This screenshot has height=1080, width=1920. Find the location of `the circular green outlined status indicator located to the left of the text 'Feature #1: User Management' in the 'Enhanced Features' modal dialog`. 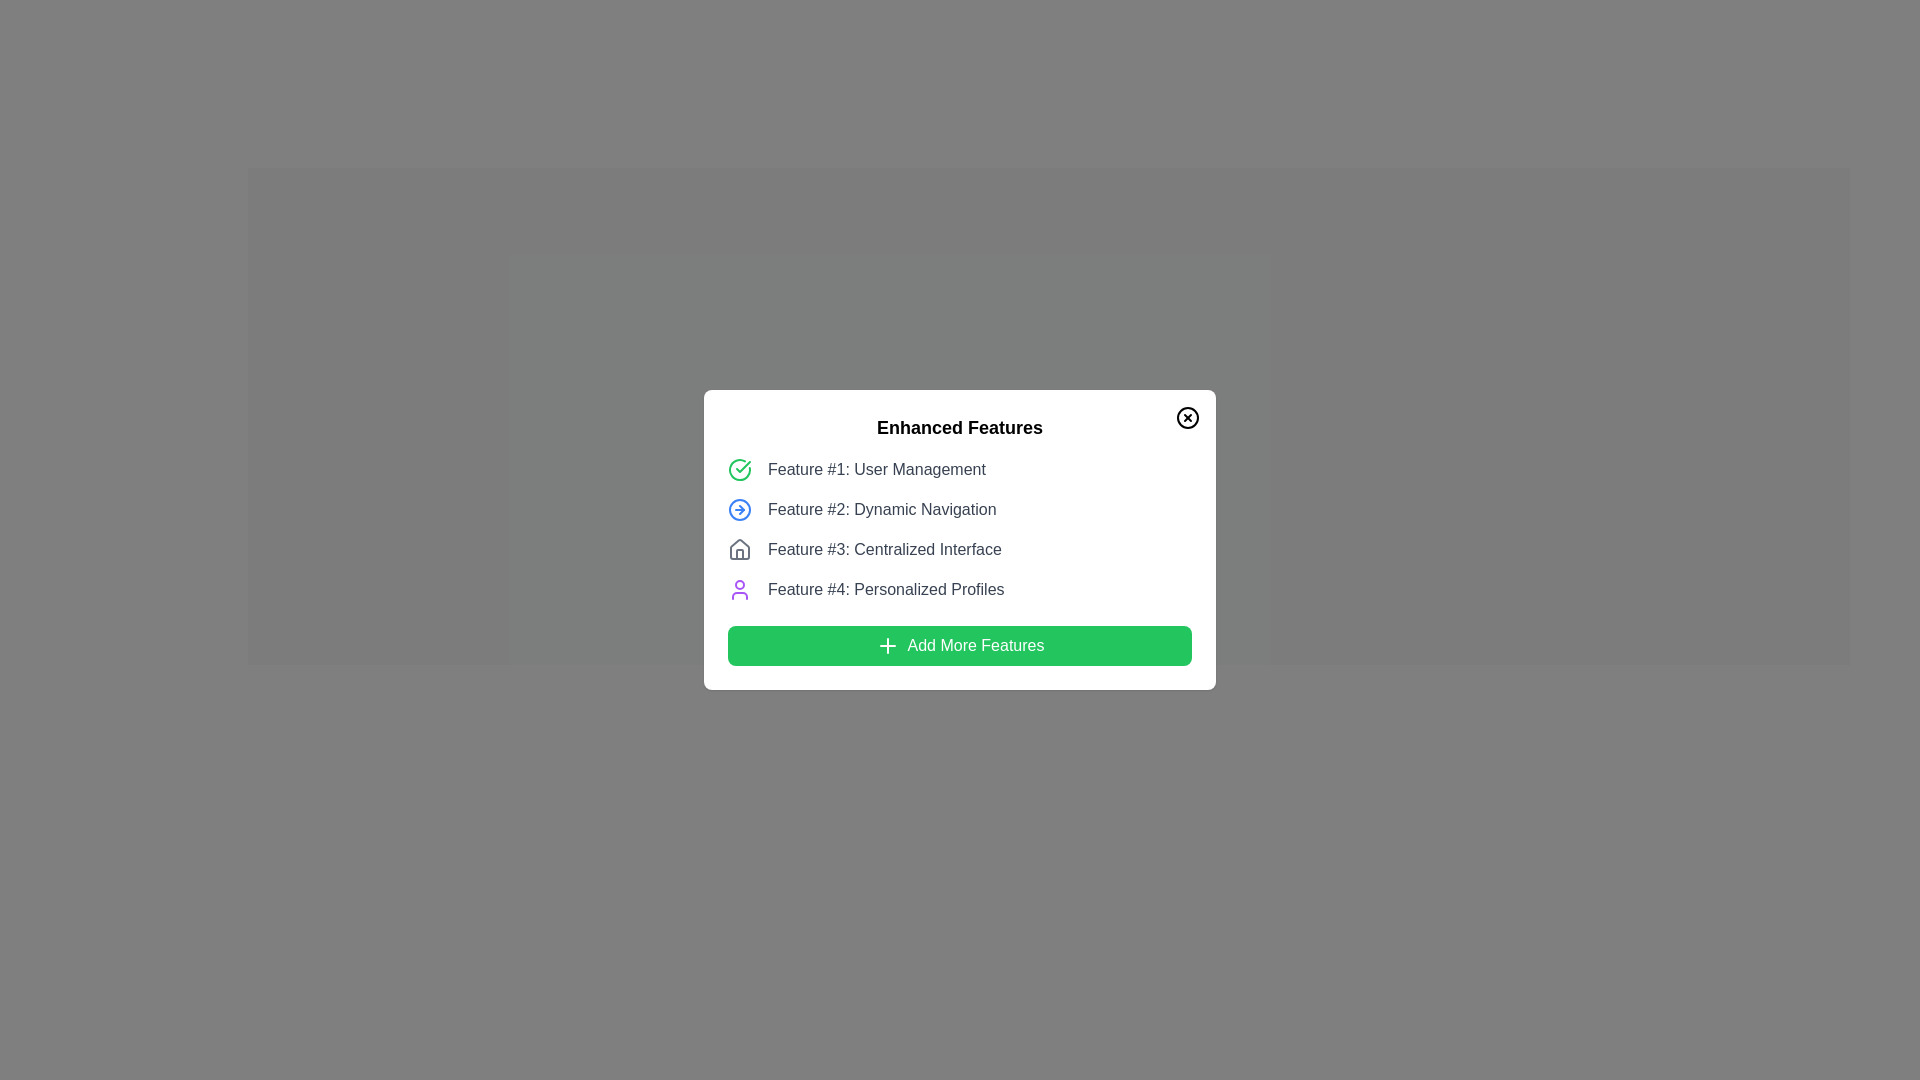

the circular green outlined status indicator located to the left of the text 'Feature #1: User Management' in the 'Enhanced Features' modal dialog is located at coordinates (738, 470).